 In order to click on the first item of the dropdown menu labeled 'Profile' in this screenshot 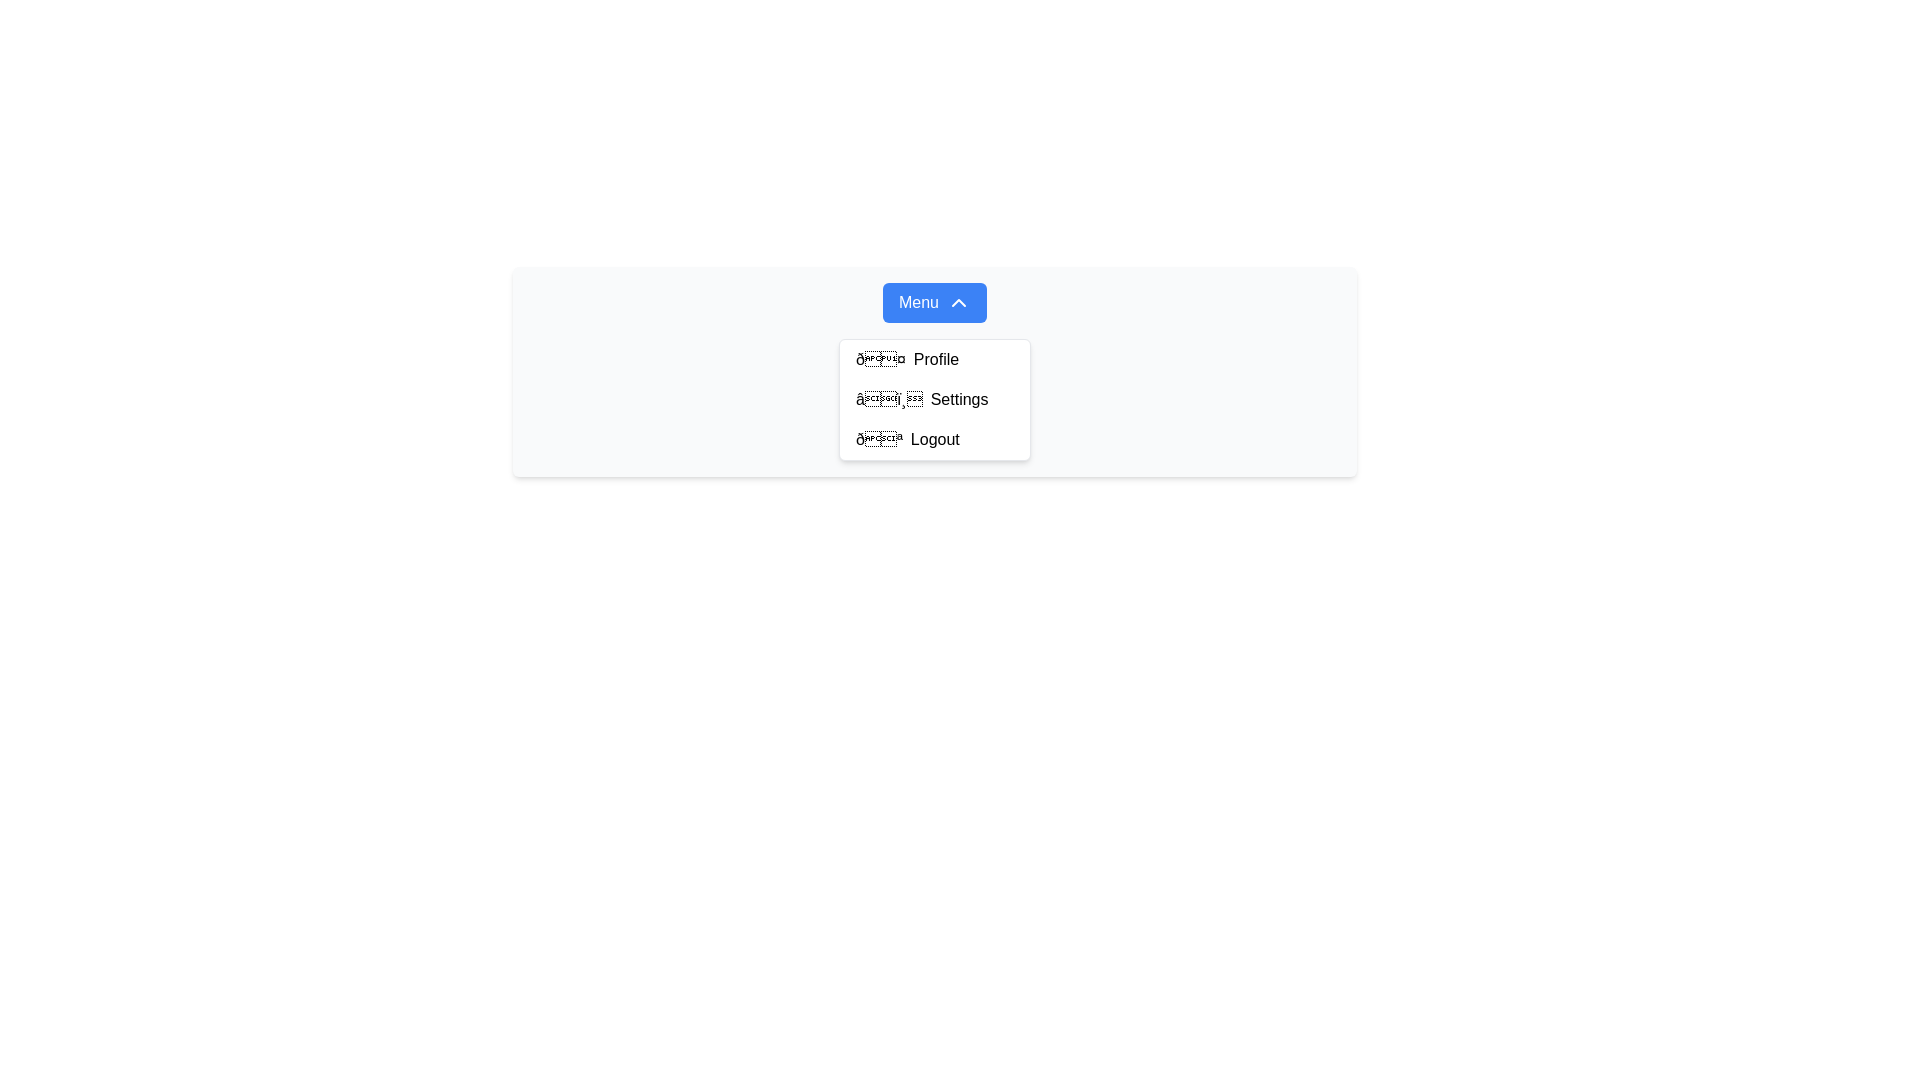, I will do `click(934, 358)`.